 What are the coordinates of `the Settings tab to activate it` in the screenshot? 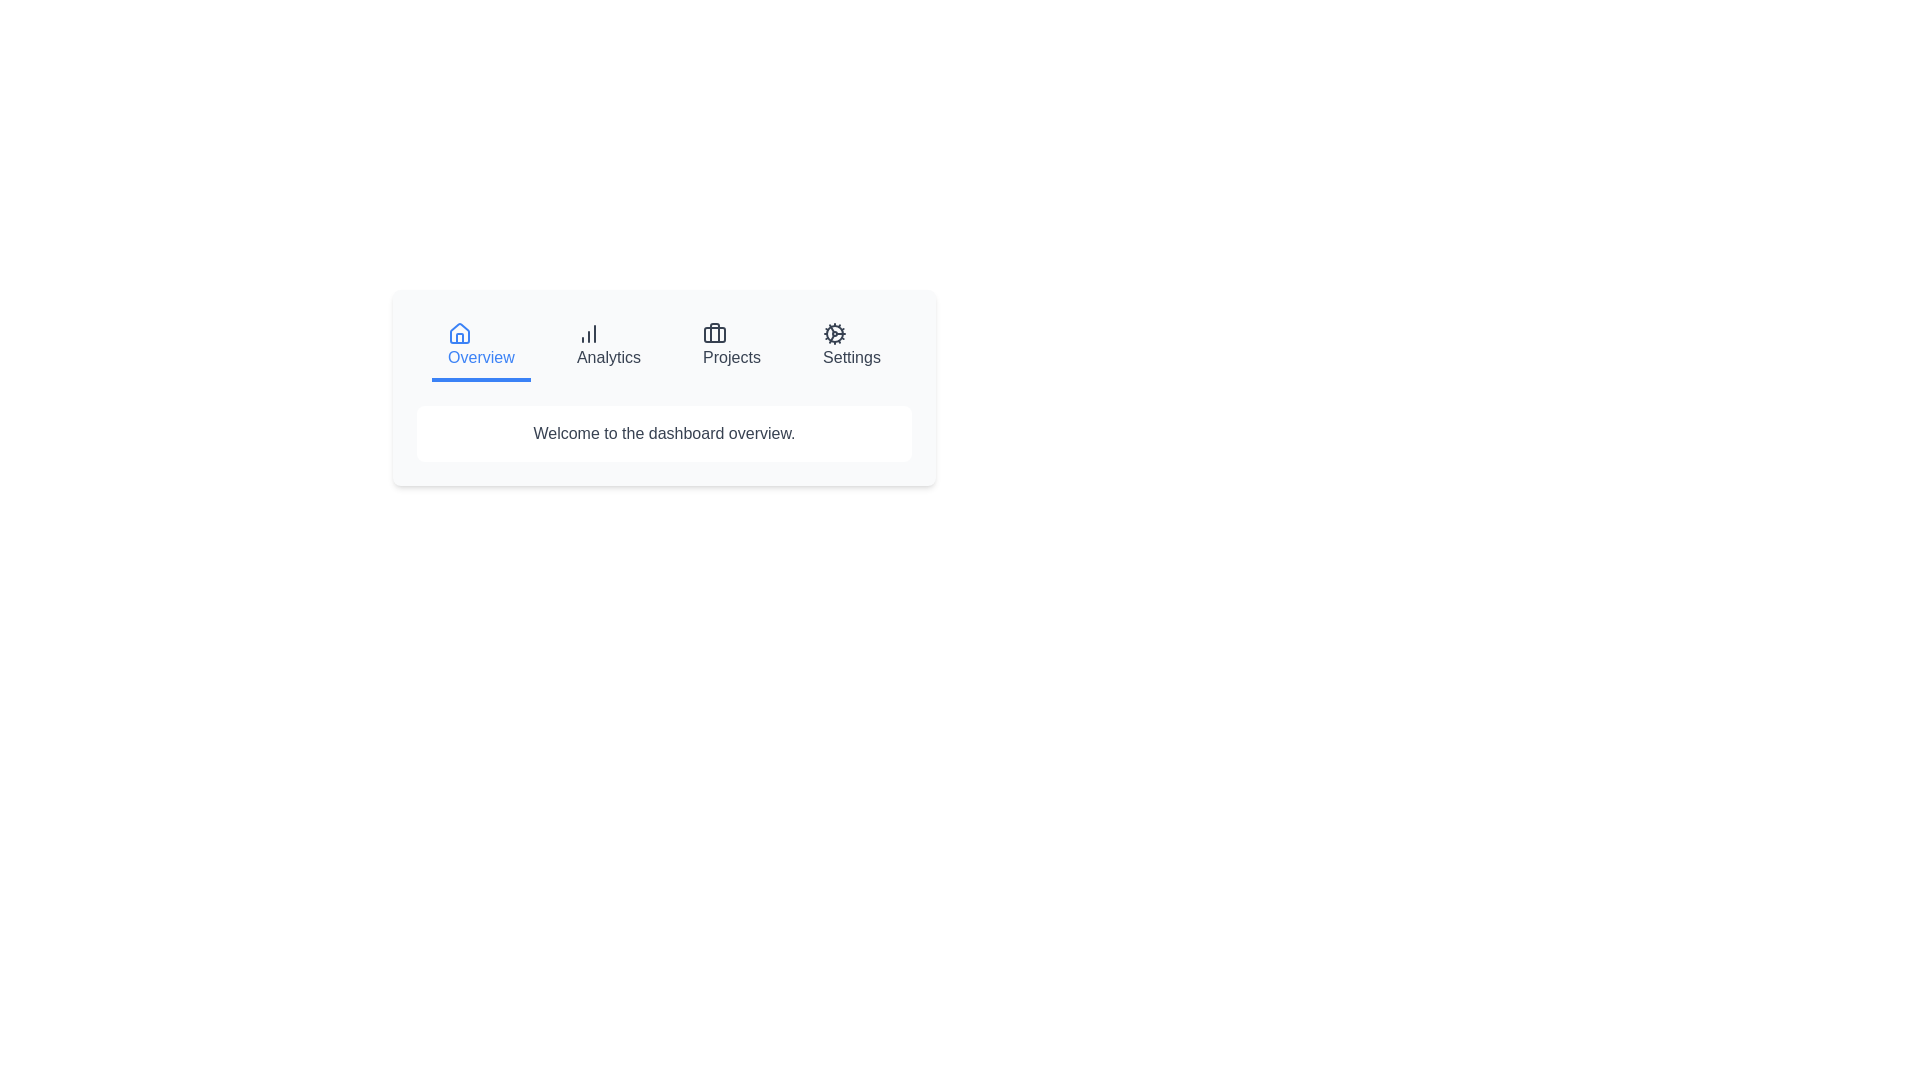 It's located at (851, 346).